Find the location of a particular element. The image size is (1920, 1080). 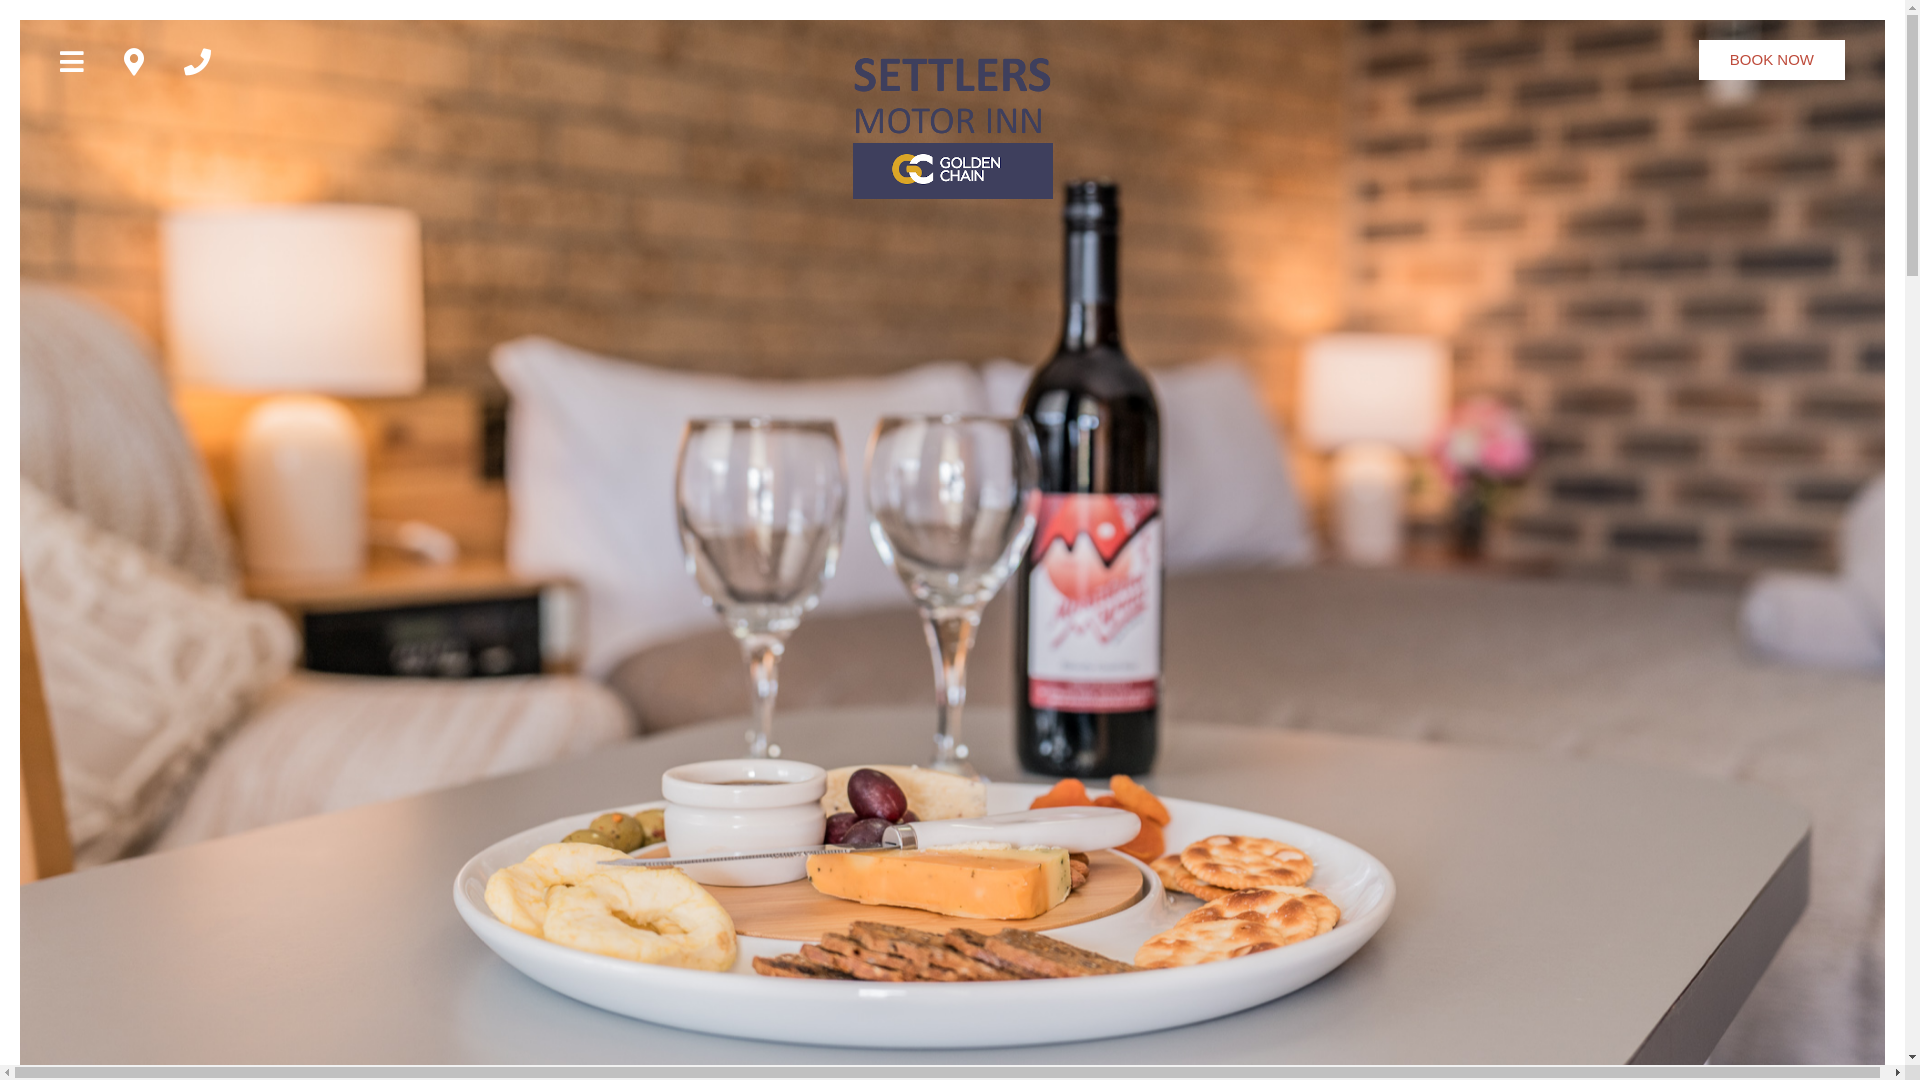

'BOOK NOW' is located at coordinates (1771, 59).